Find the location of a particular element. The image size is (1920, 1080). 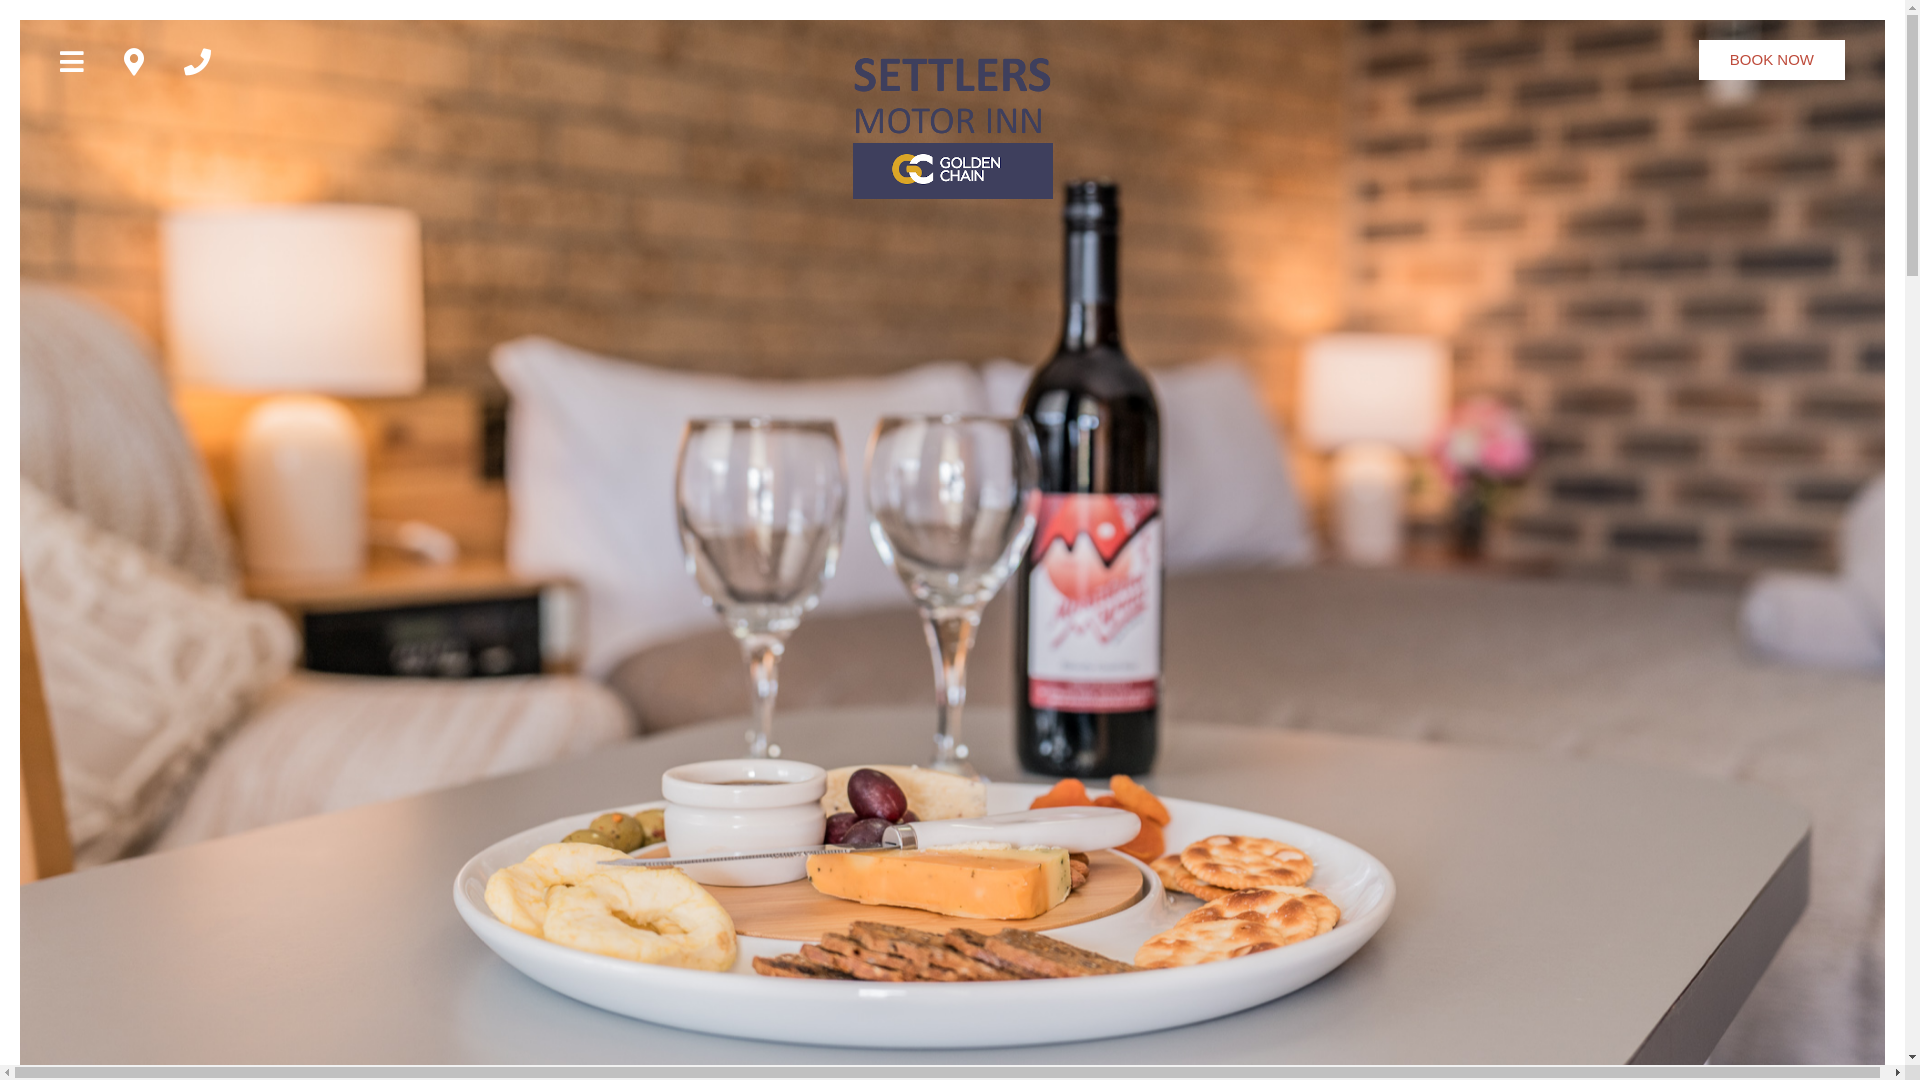

'BOOK NOW' is located at coordinates (1771, 59).